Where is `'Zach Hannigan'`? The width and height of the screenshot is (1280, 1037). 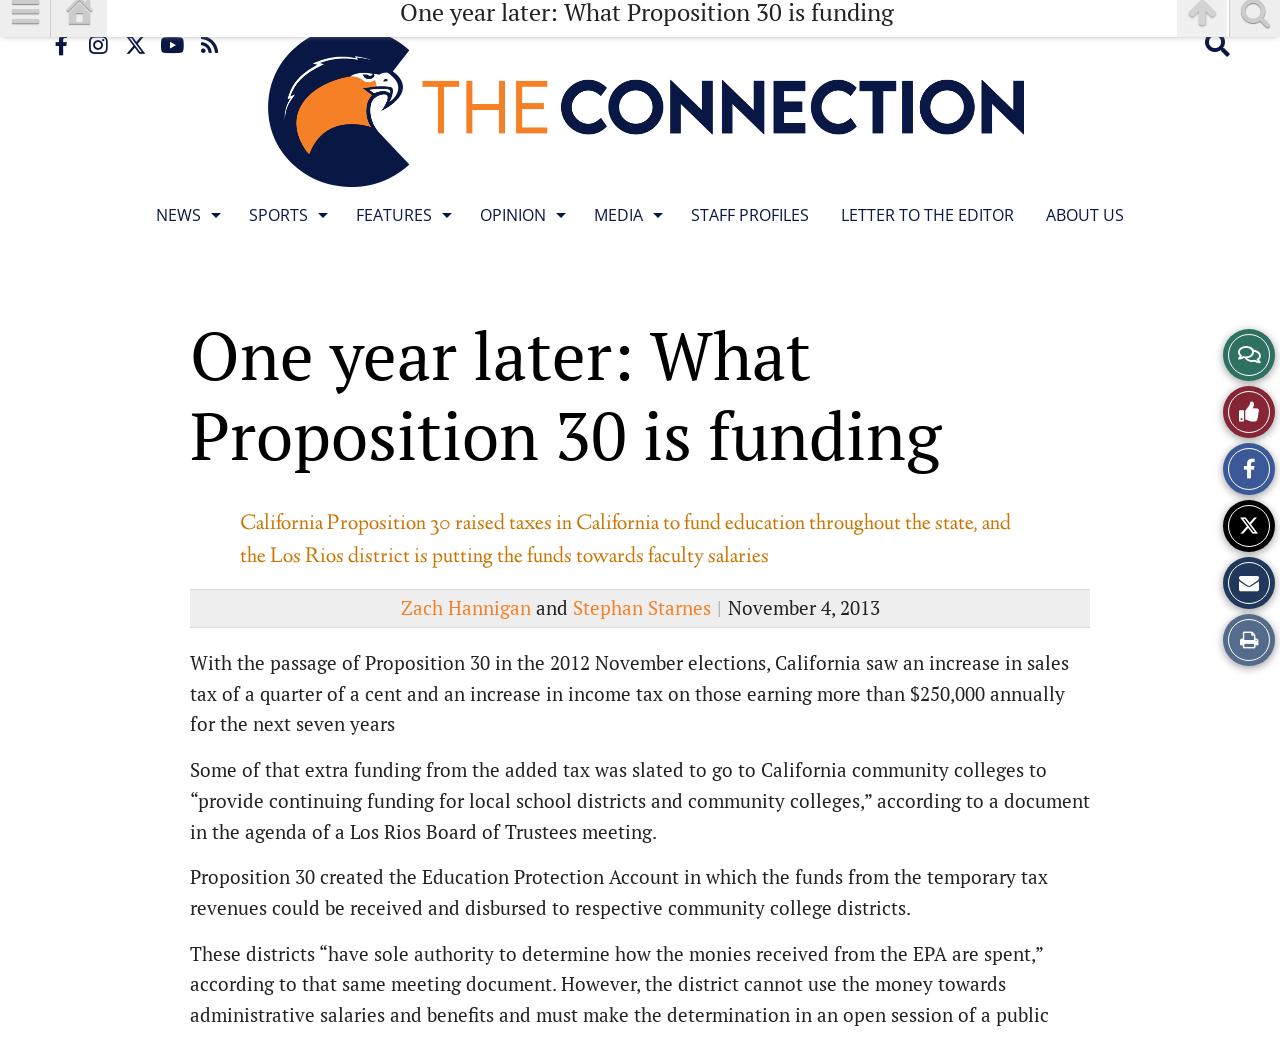 'Zach Hannigan' is located at coordinates (464, 607).